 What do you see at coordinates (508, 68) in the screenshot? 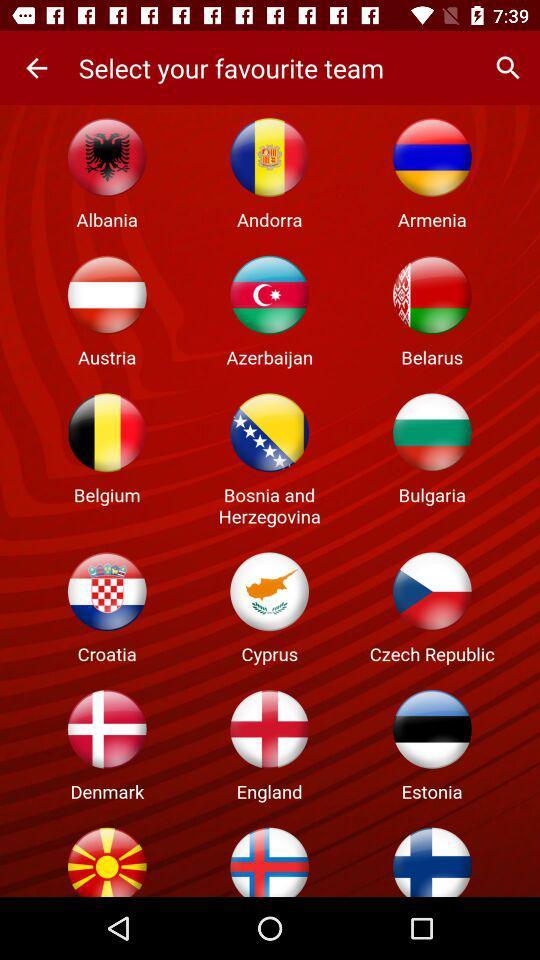
I see `the app to the right of the select your favourite item` at bounding box center [508, 68].